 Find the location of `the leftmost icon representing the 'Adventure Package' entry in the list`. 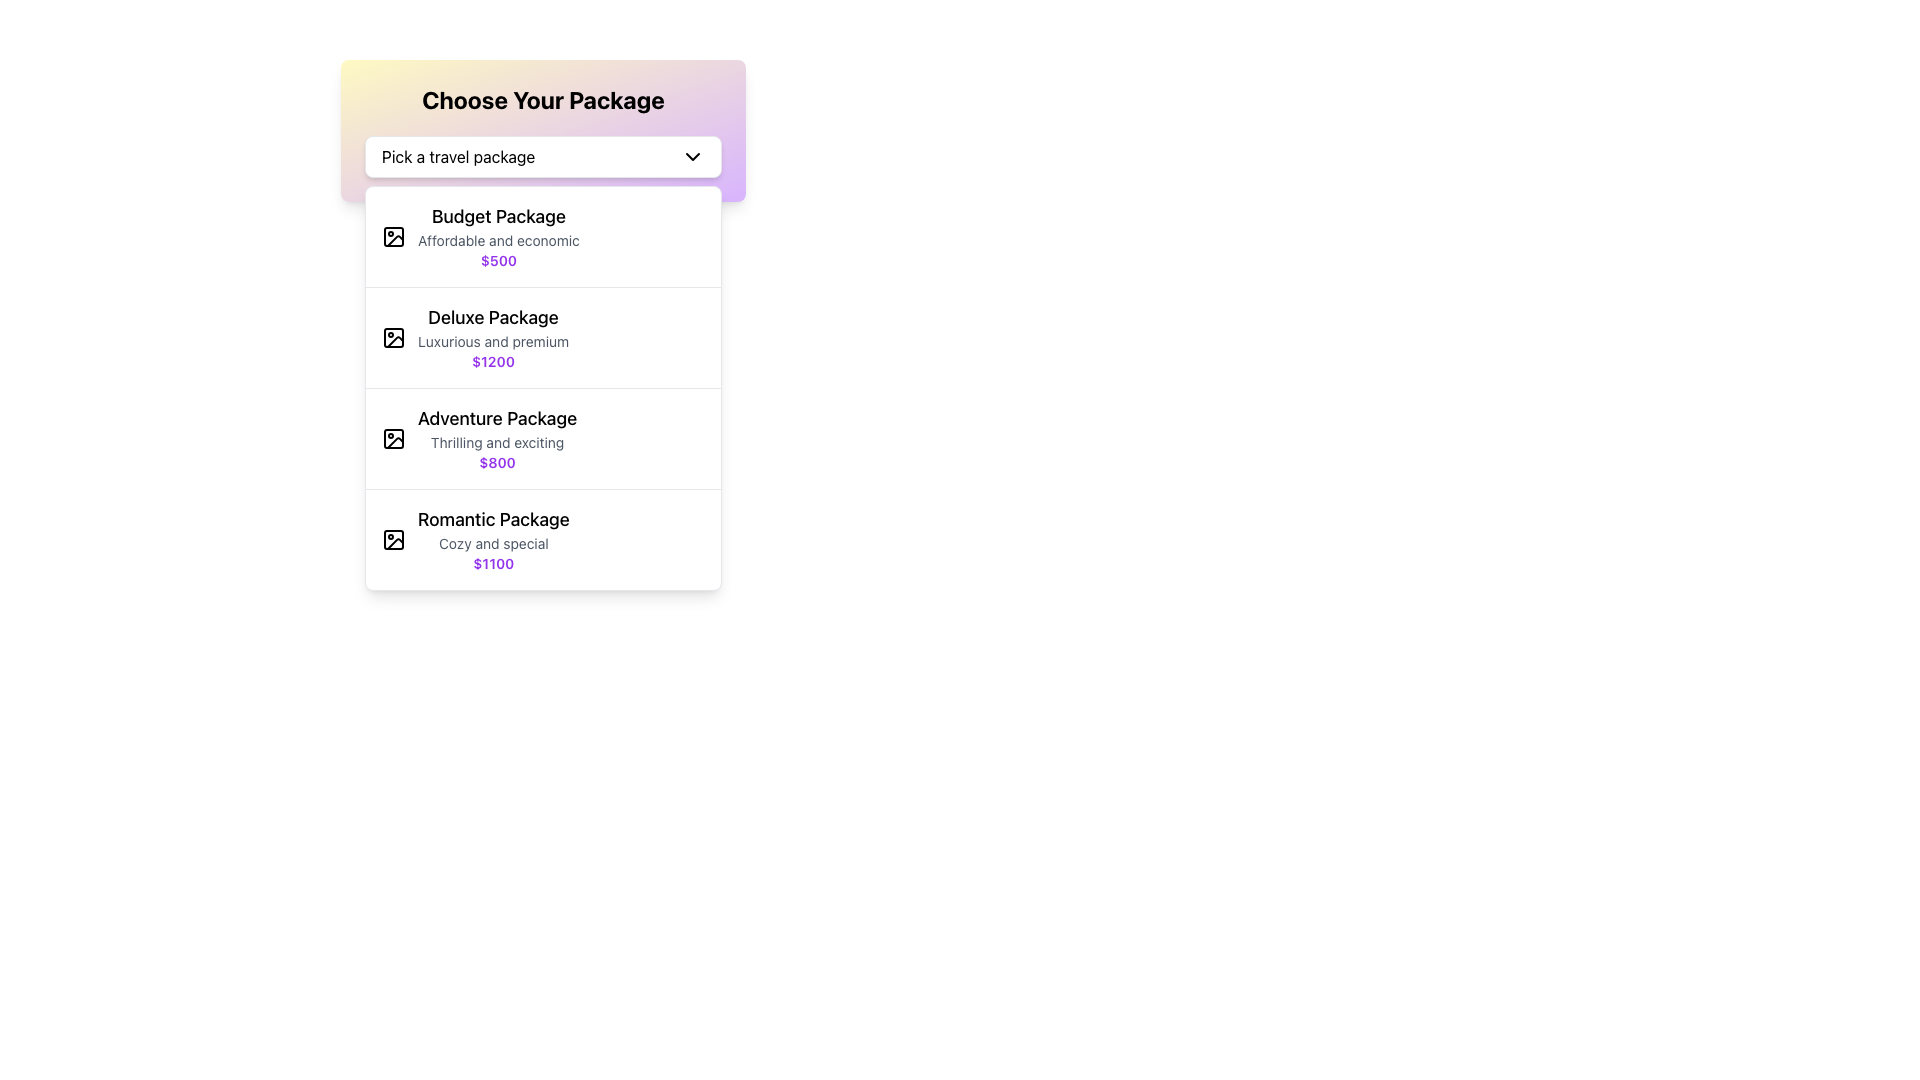

the leftmost icon representing the 'Adventure Package' entry in the list is located at coordinates (393, 438).